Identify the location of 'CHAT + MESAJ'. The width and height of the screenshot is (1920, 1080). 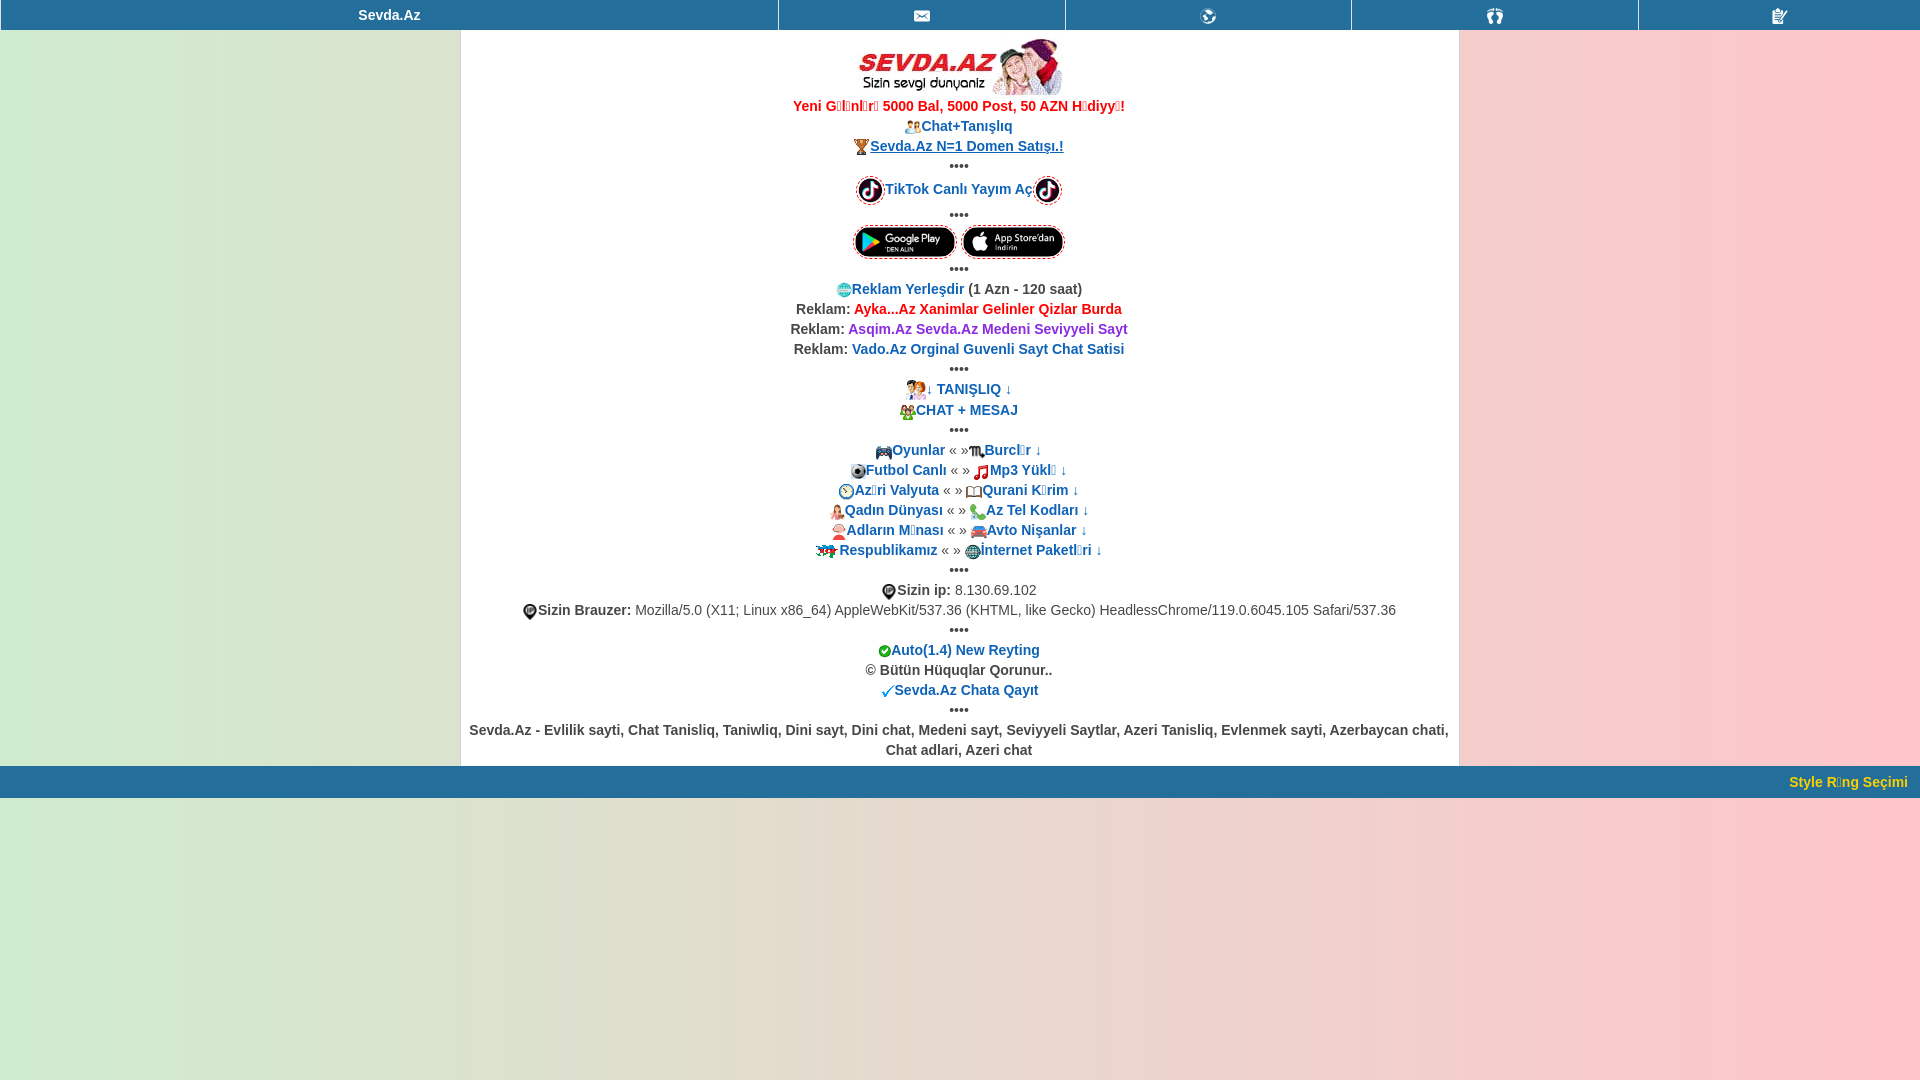
(966, 408).